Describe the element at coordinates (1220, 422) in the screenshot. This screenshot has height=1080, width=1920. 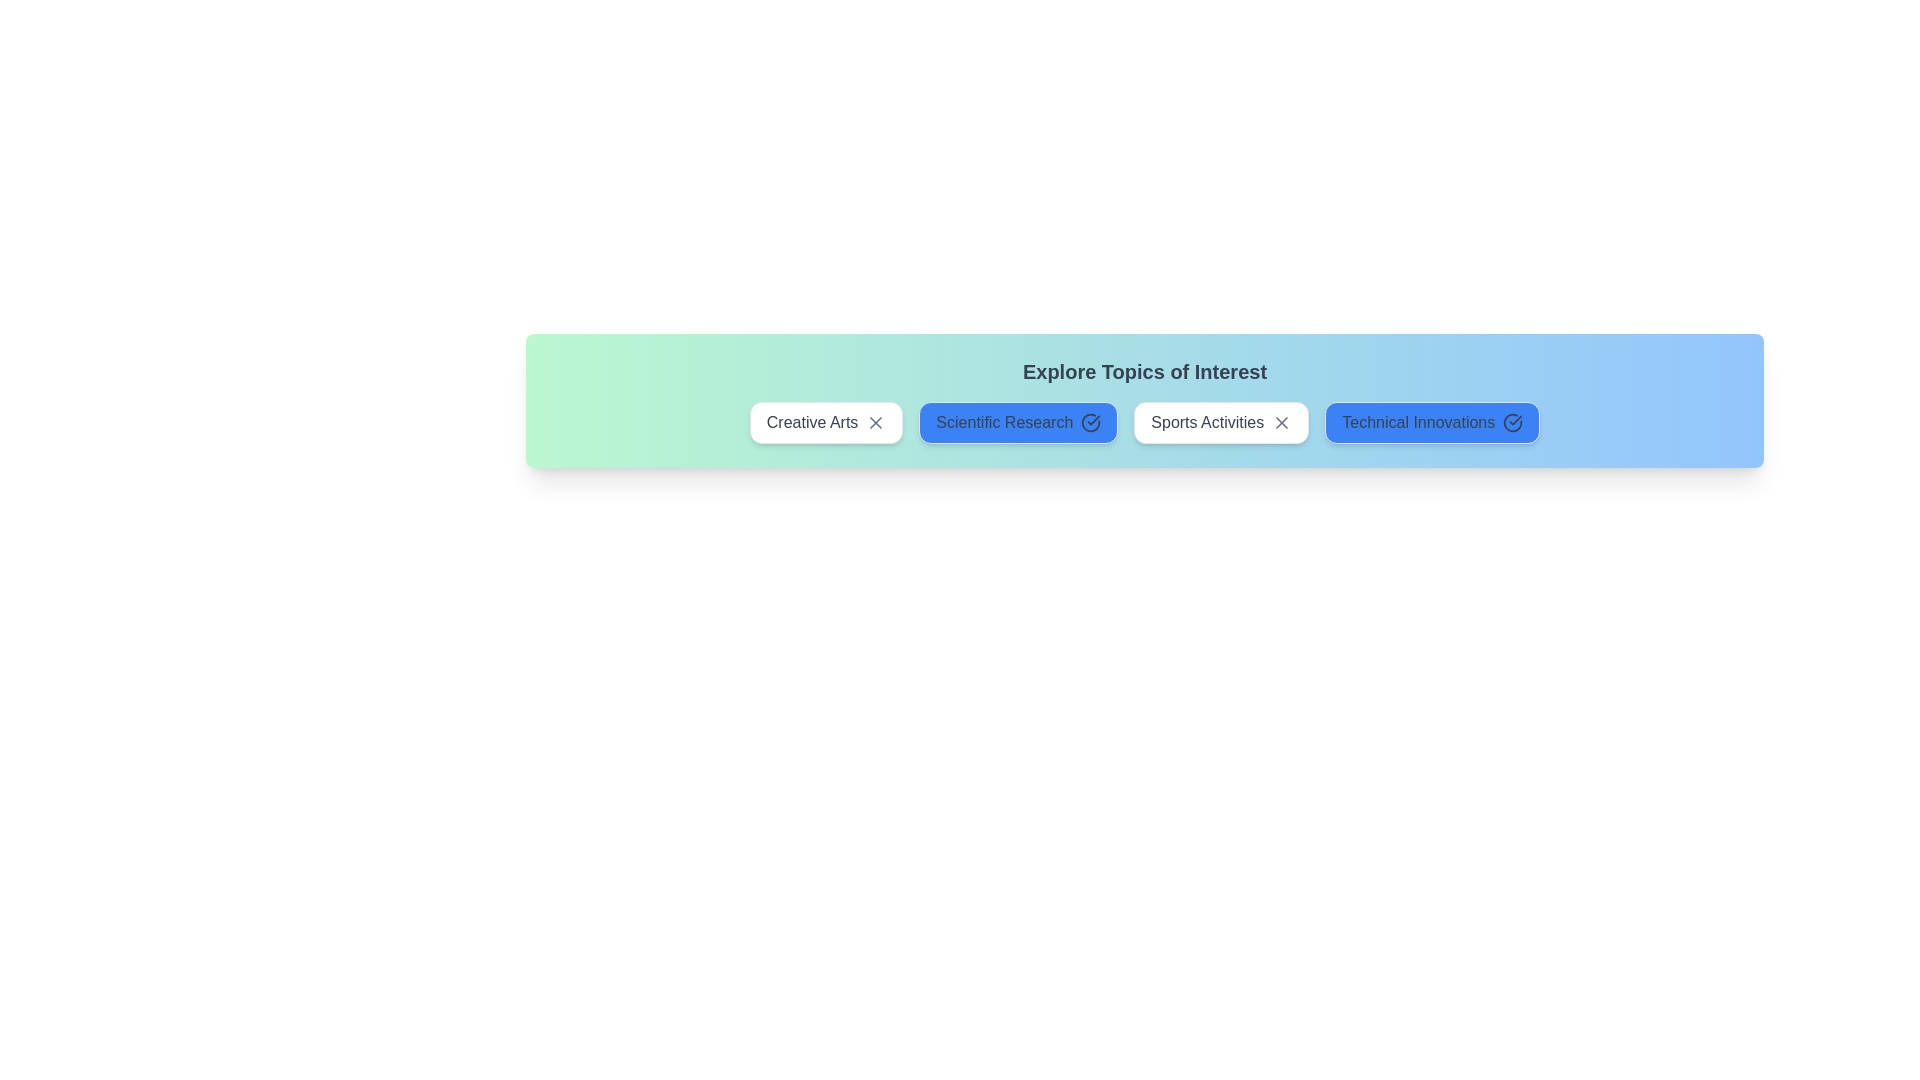
I see `the chip labeled Sports Activities` at that location.